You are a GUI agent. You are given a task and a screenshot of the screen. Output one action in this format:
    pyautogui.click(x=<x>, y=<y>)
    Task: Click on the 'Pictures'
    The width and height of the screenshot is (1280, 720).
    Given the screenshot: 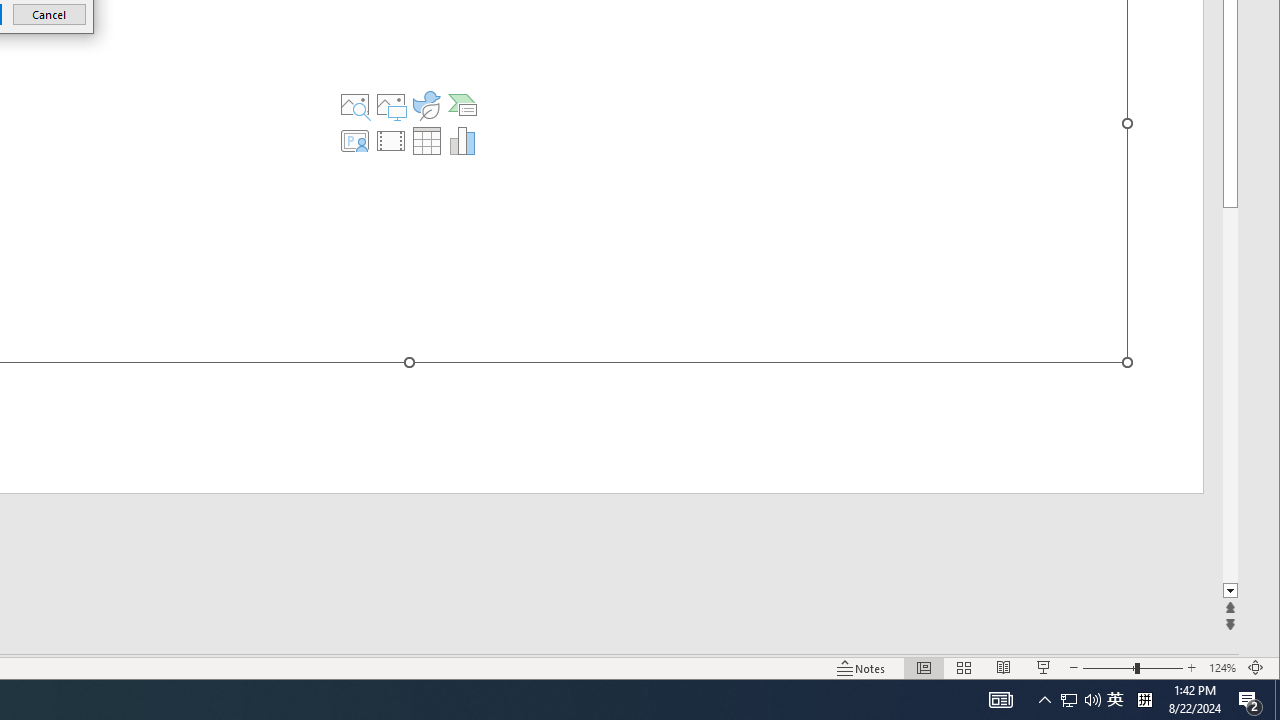 What is the action you would take?
    pyautogui.click(x=391, y=105)
    